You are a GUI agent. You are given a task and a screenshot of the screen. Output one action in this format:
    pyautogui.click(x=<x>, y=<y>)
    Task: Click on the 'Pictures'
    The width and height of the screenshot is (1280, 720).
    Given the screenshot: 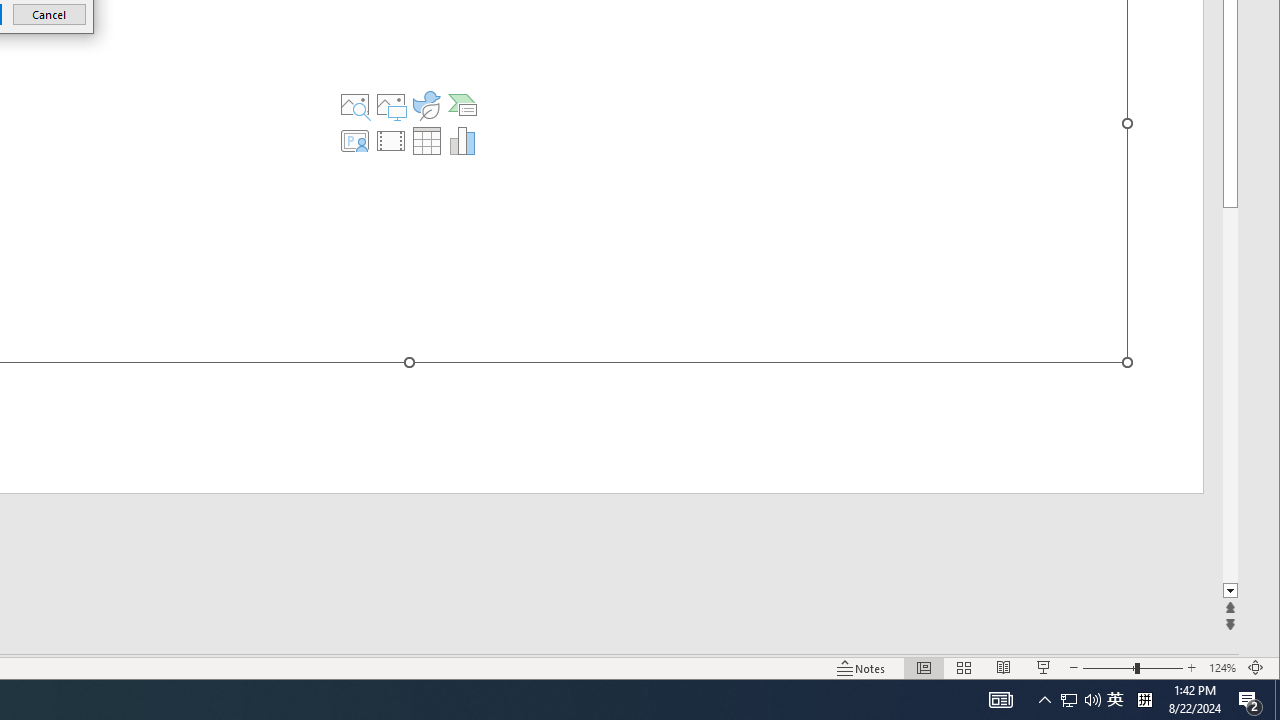 What is the action you would take?
    pyautogui.click(x=391, y=105)
    